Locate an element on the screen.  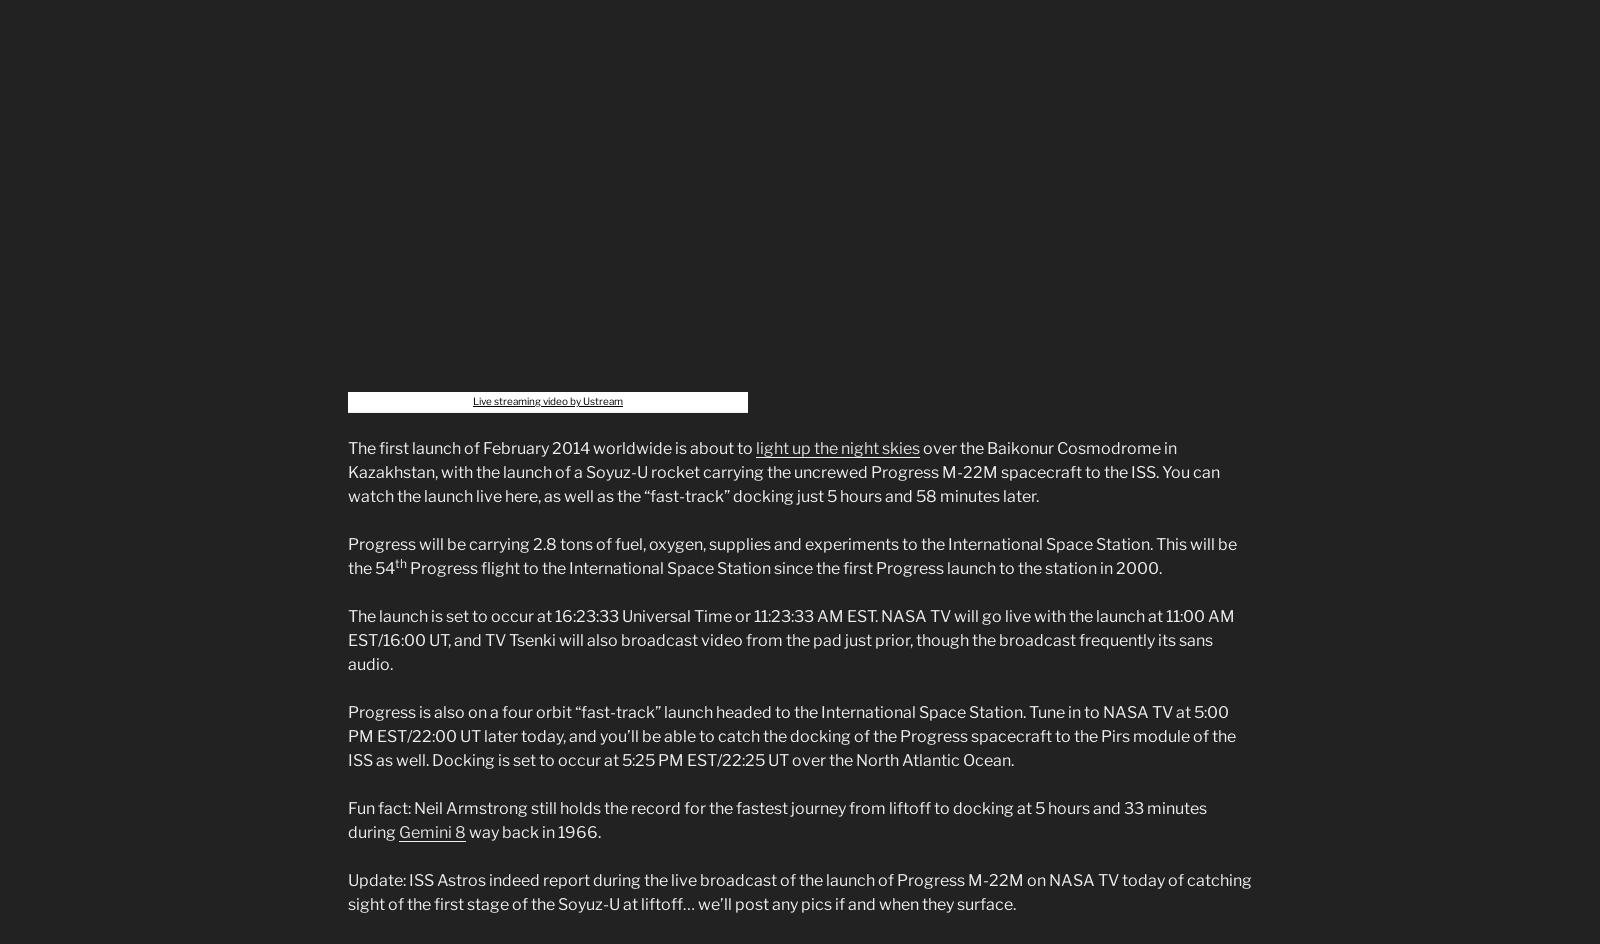
'way back in 1966.' is located at coordinates (465, 831).